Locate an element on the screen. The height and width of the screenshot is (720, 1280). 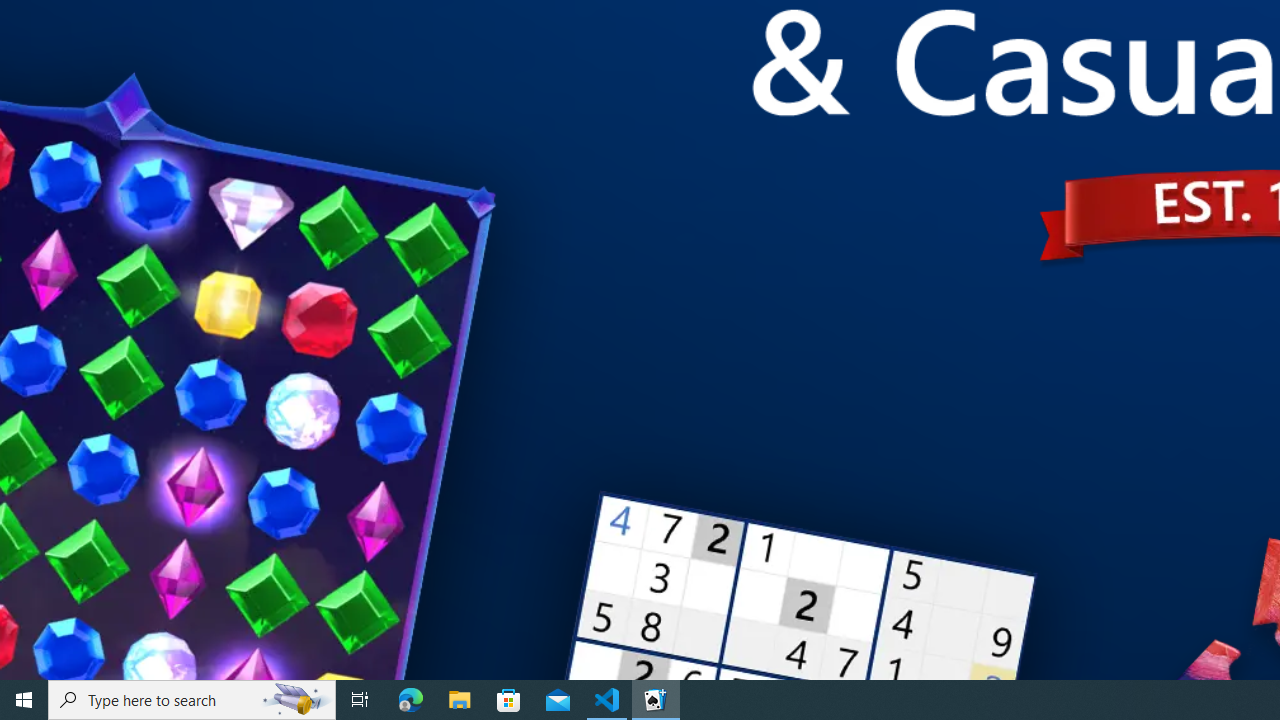
'Start' is located at coordinates (24, 698).